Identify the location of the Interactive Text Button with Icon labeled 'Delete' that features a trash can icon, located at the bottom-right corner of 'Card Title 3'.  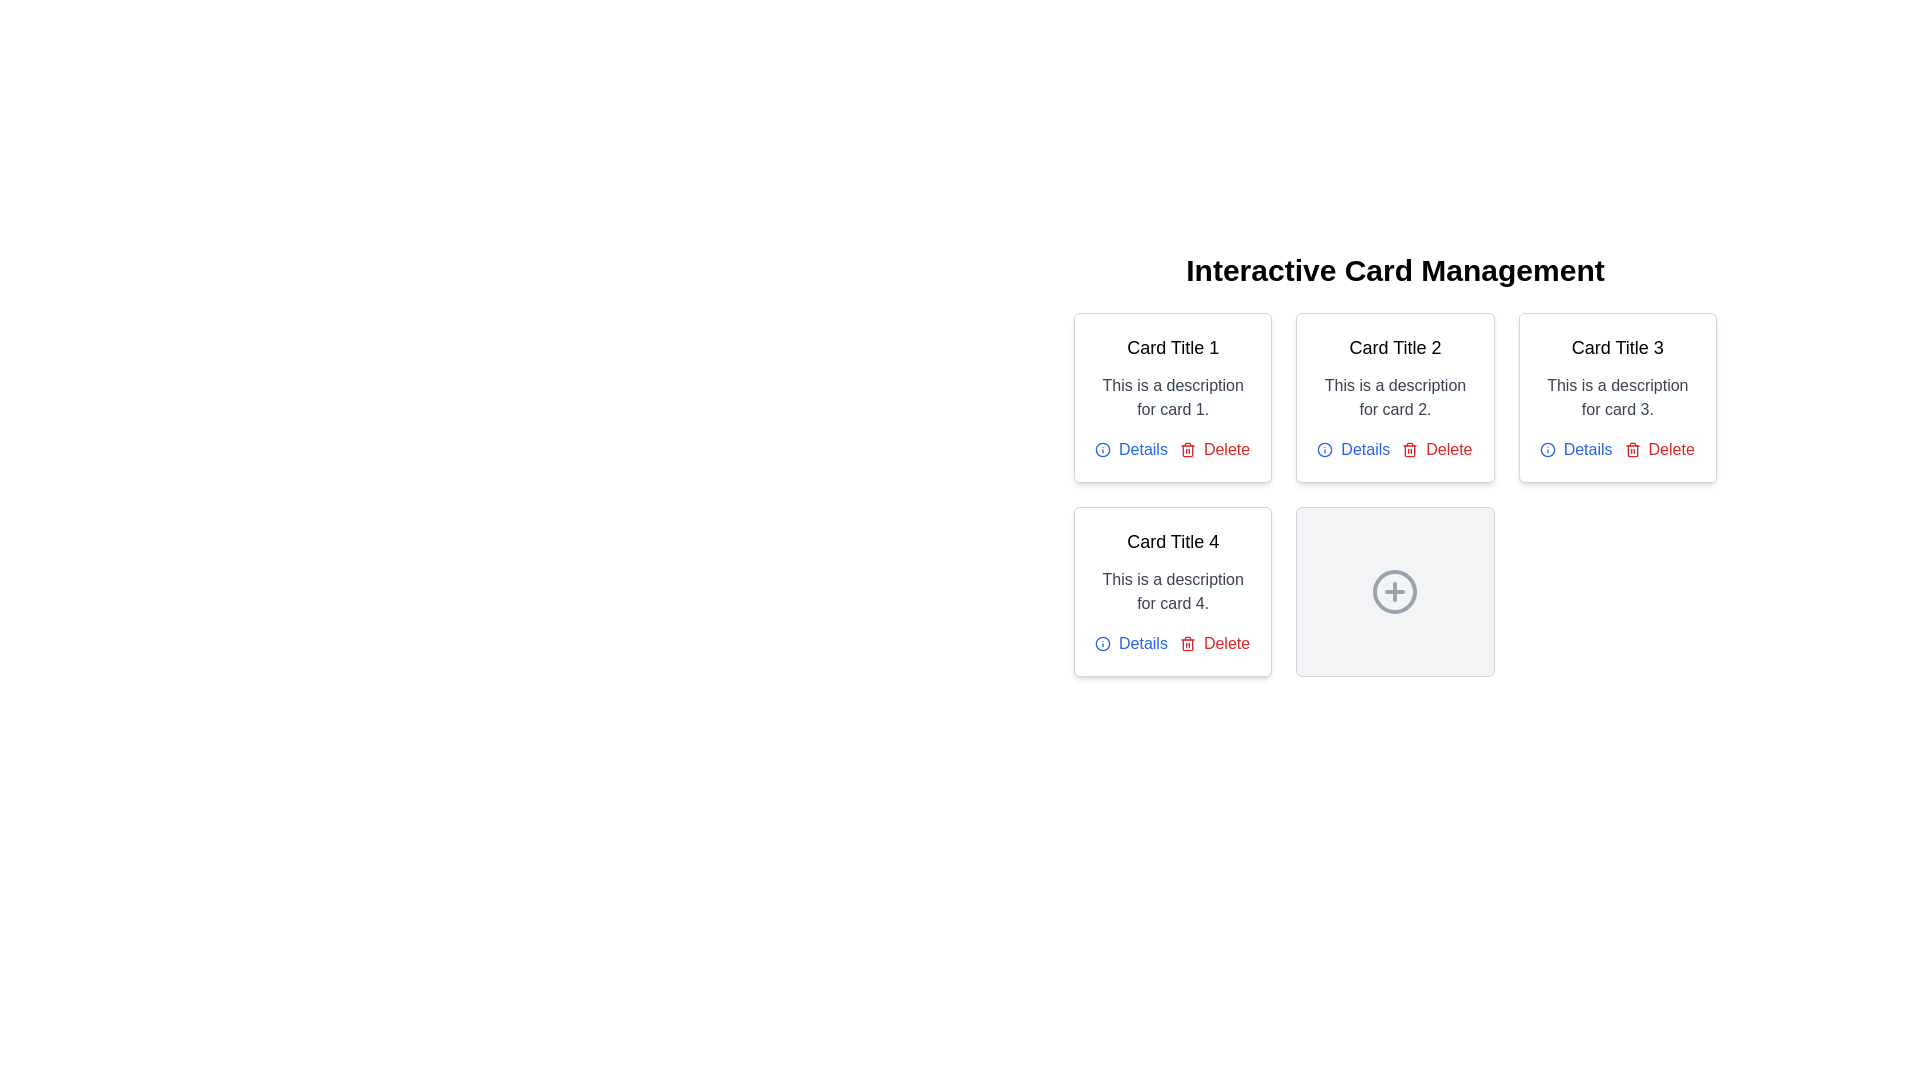
(1659, 450).